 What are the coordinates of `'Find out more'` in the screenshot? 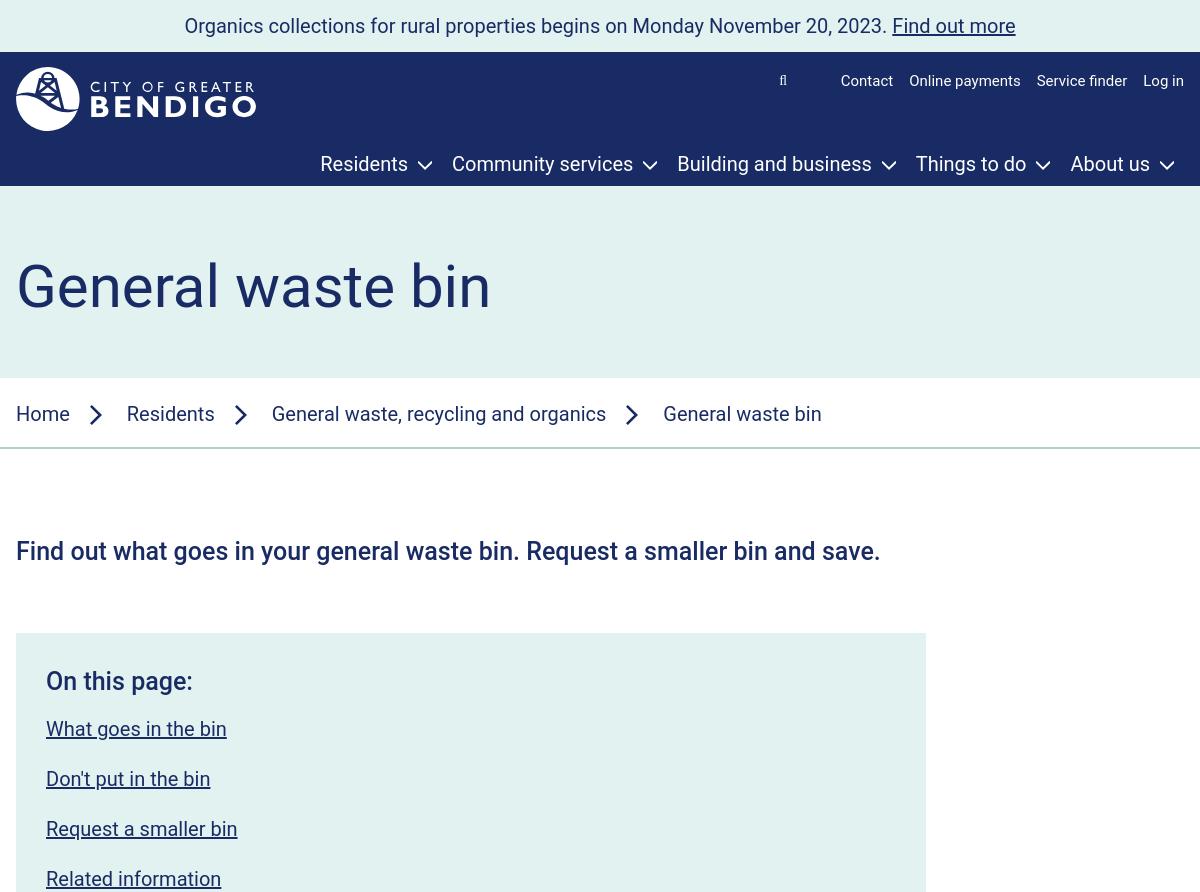 It's located at (890, 25).